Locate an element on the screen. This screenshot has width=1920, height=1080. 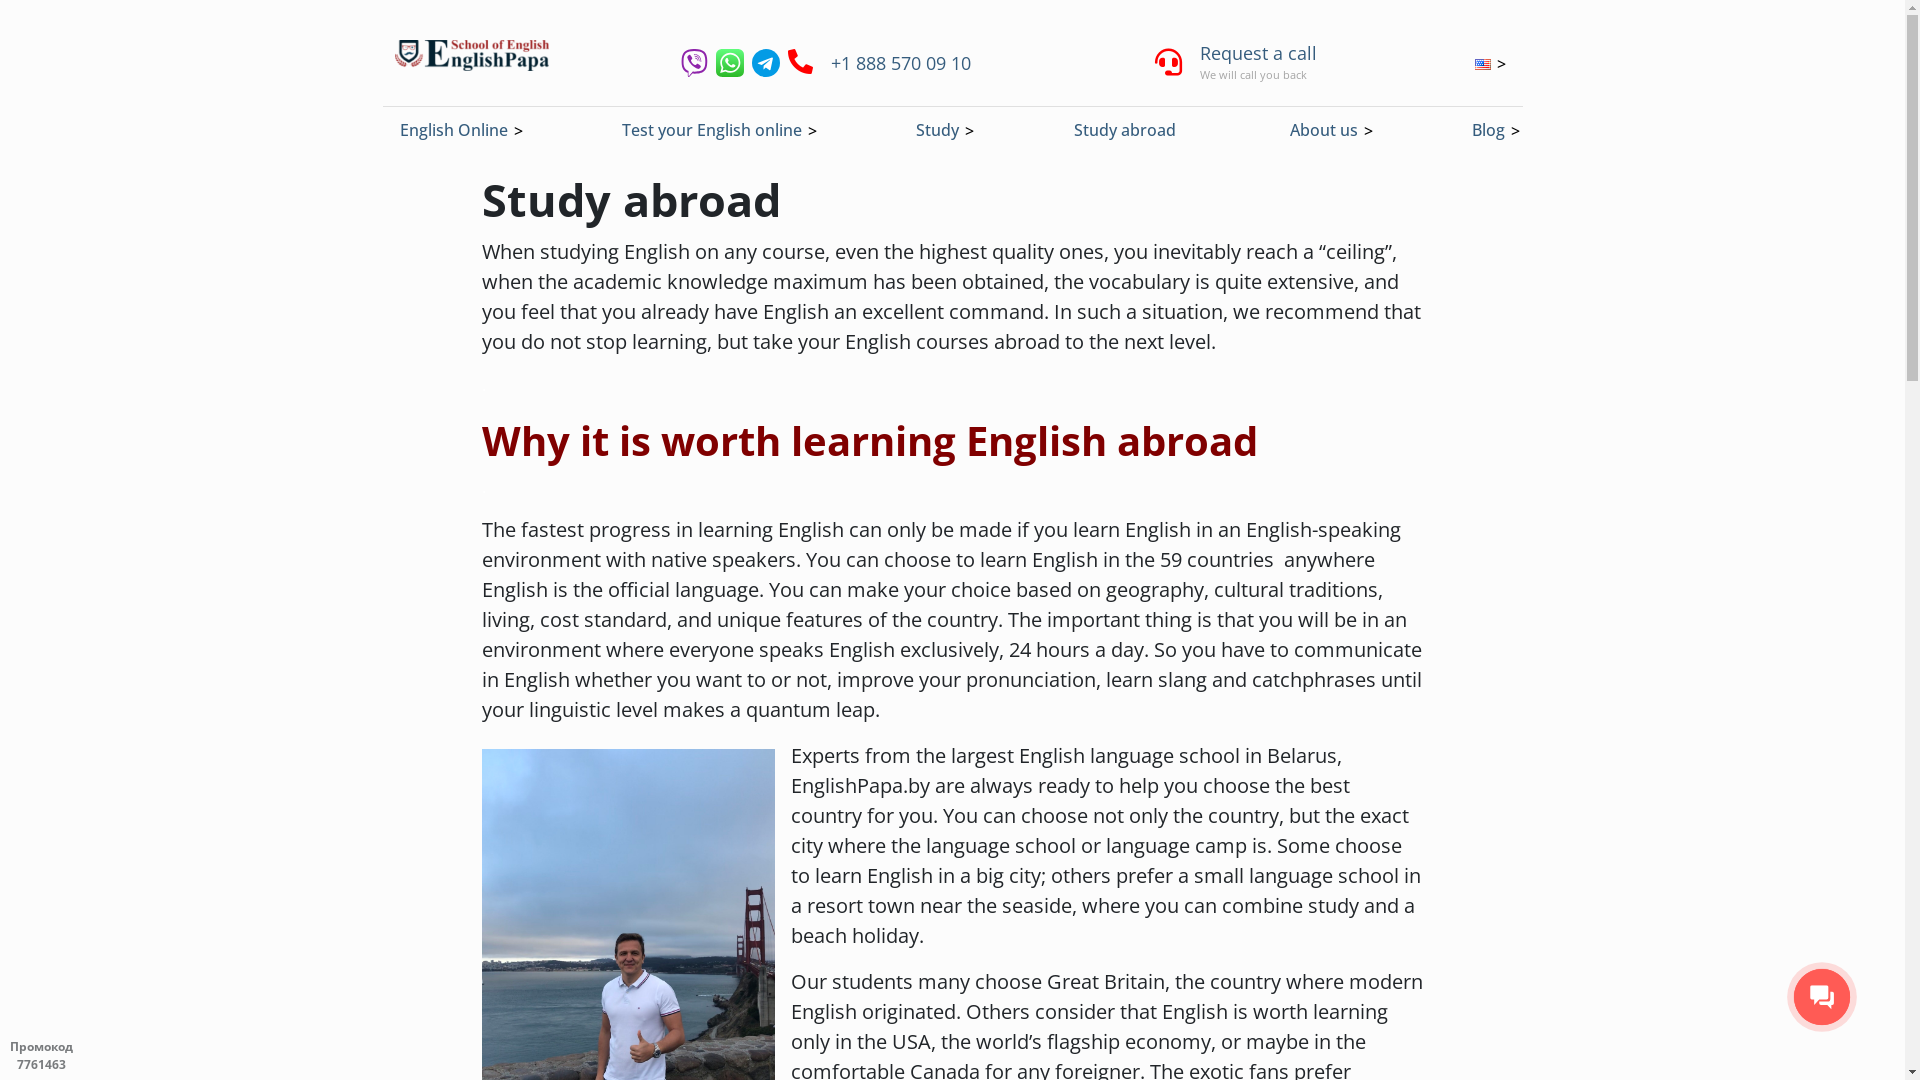
'Blog' is located at coordinates (1488, 130).